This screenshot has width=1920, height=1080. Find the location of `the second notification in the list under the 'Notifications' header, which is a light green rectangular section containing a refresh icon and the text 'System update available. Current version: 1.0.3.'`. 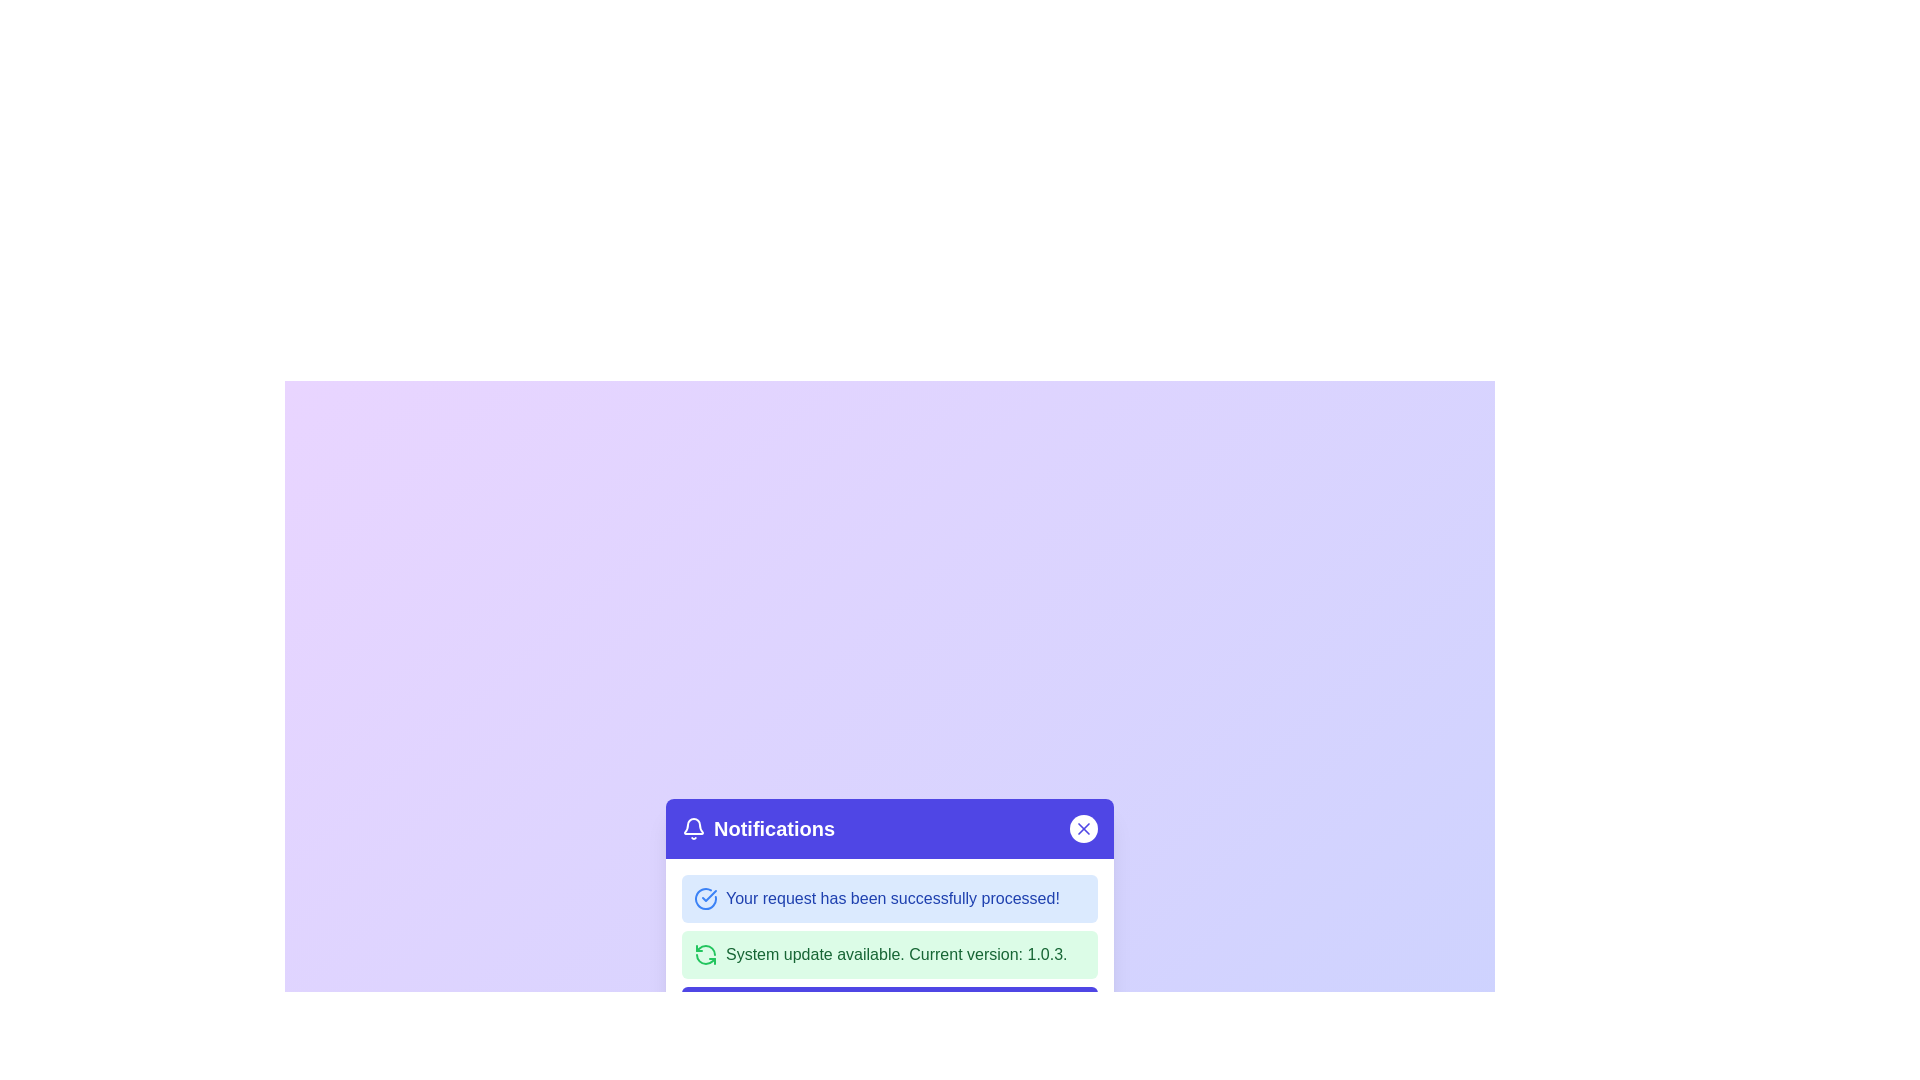

the second notification in the list under the 'Notifications' header, which is a light green rectangular section containing a refresh icon and the text 'System update available. Current version: 1.0.3.' is located at coordinates (888, 950).